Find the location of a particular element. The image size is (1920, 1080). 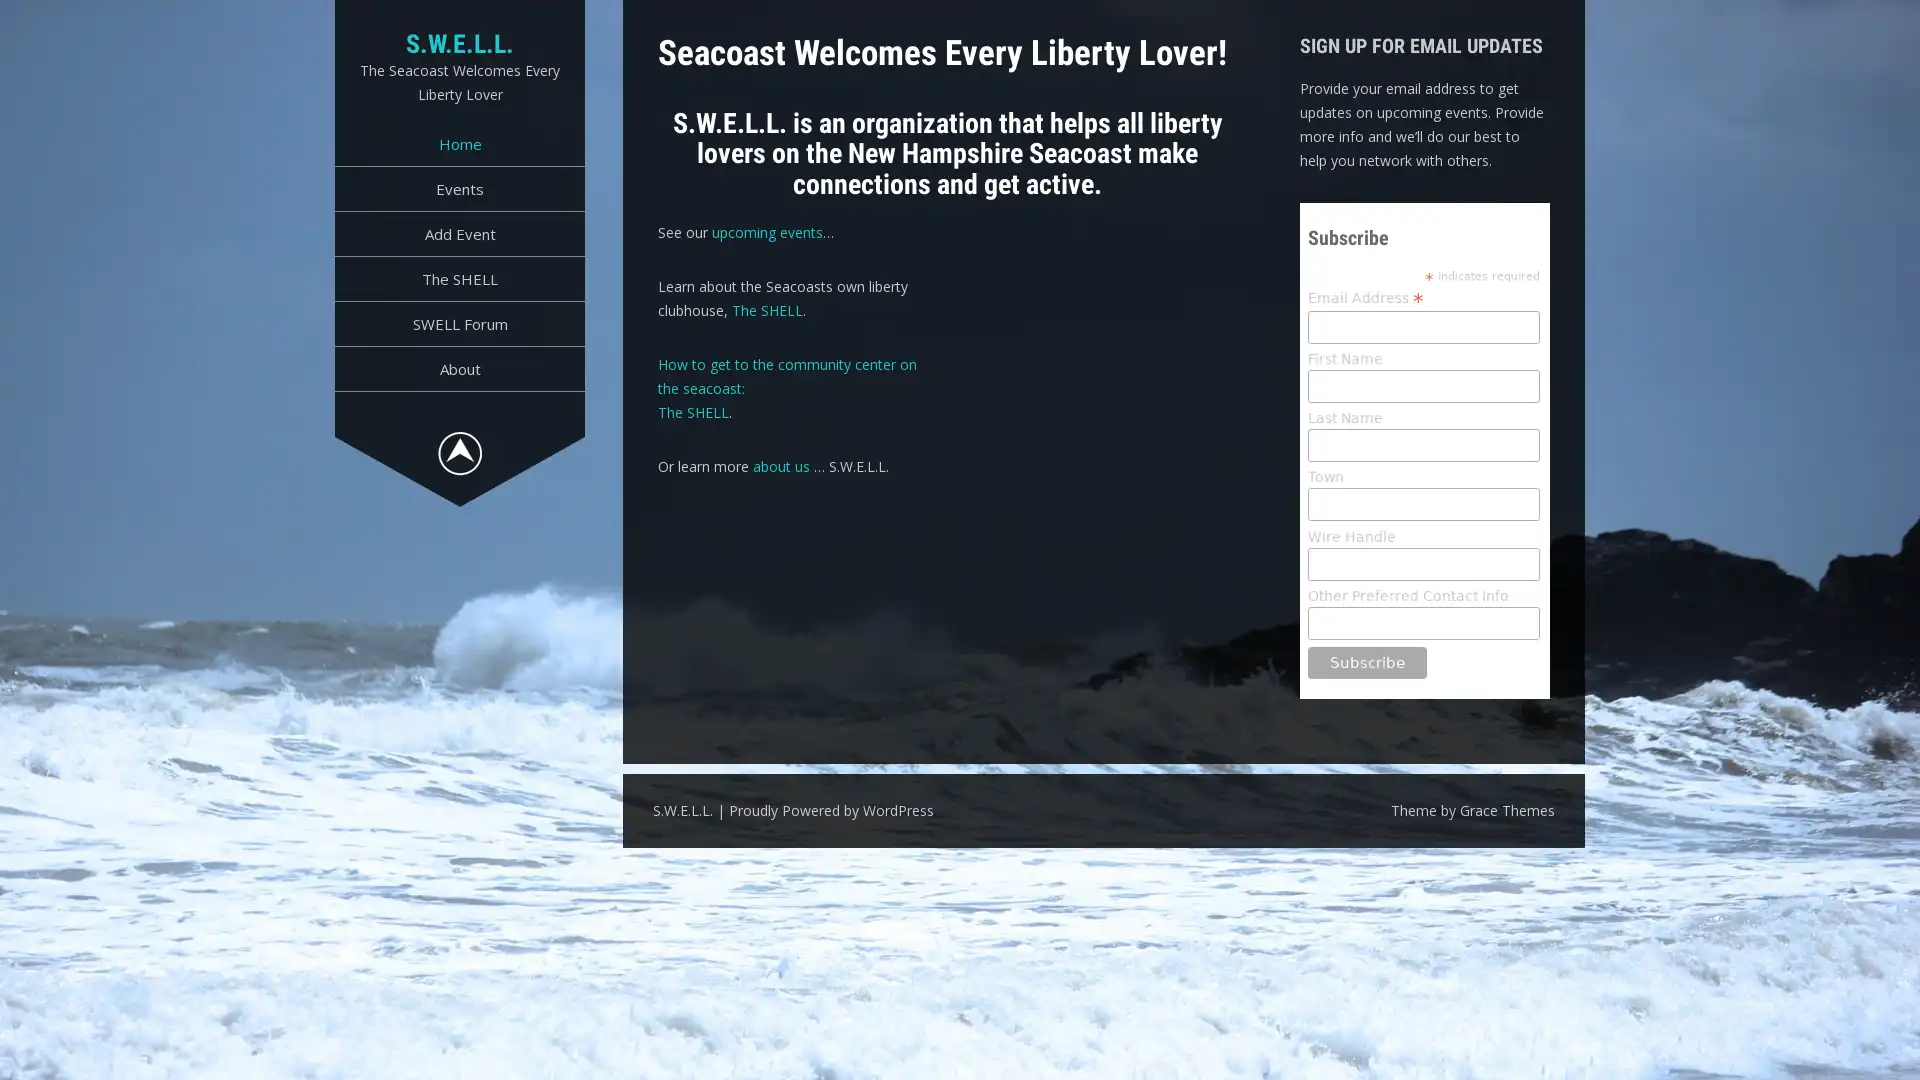

Subscribe is located at coordinates (1365, 663).